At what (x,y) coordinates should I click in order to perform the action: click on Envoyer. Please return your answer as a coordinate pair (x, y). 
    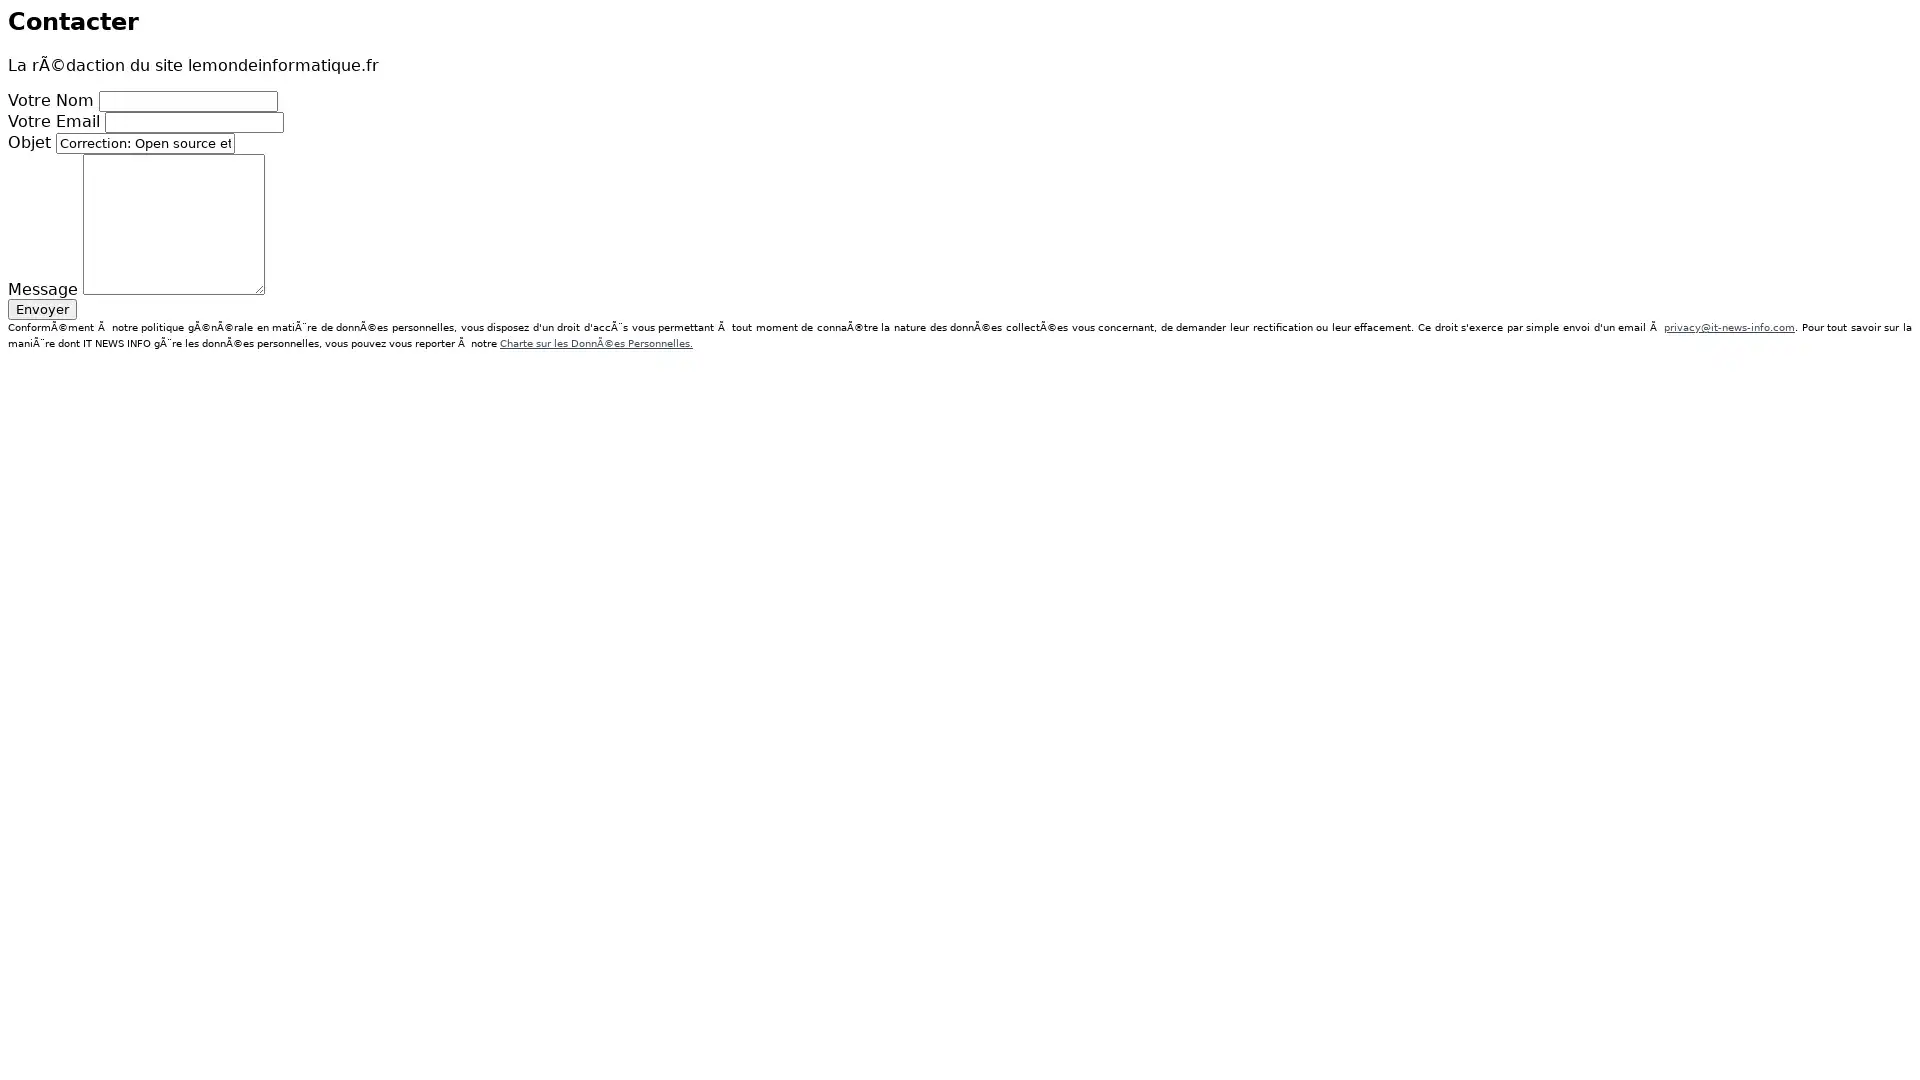
    Looking at the image, I should click on (42, 308).